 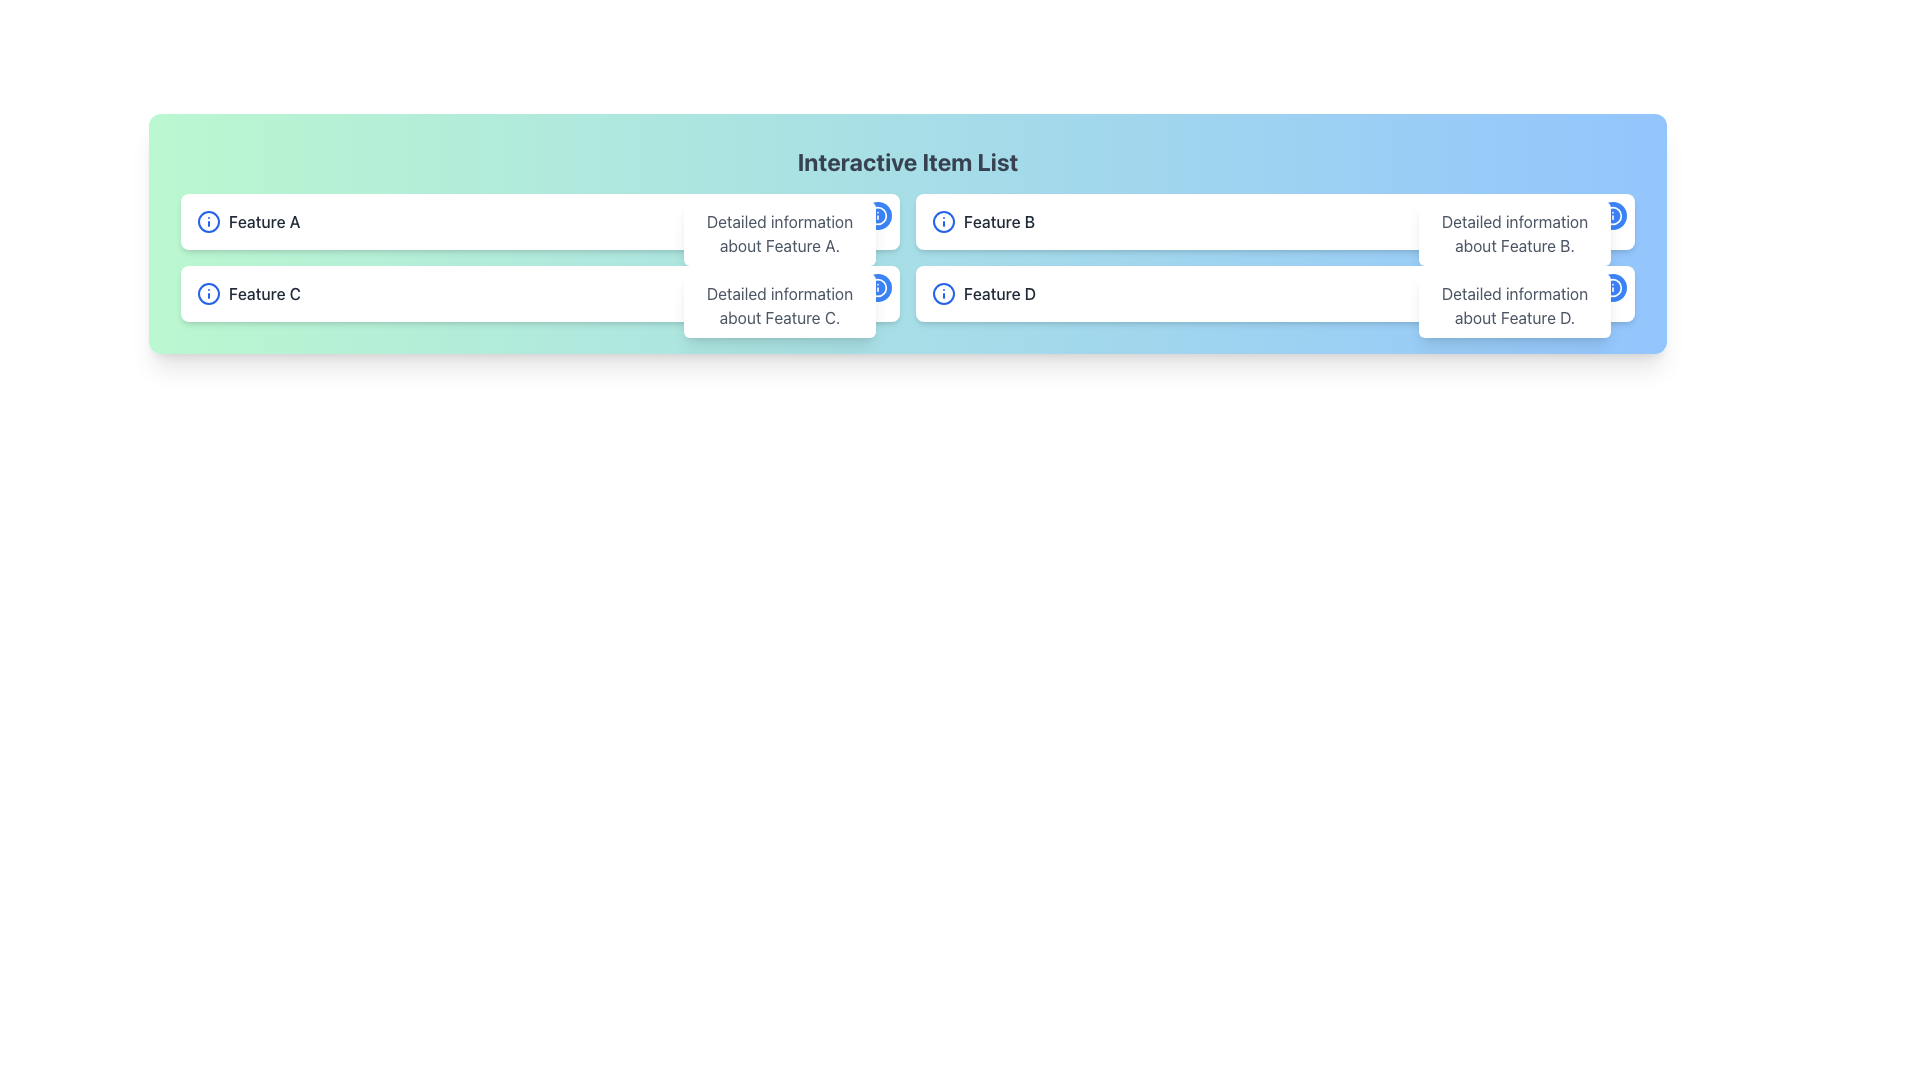 I want to click on the icon located to the left of the text 'Feature D', so click(x=943, y=293).